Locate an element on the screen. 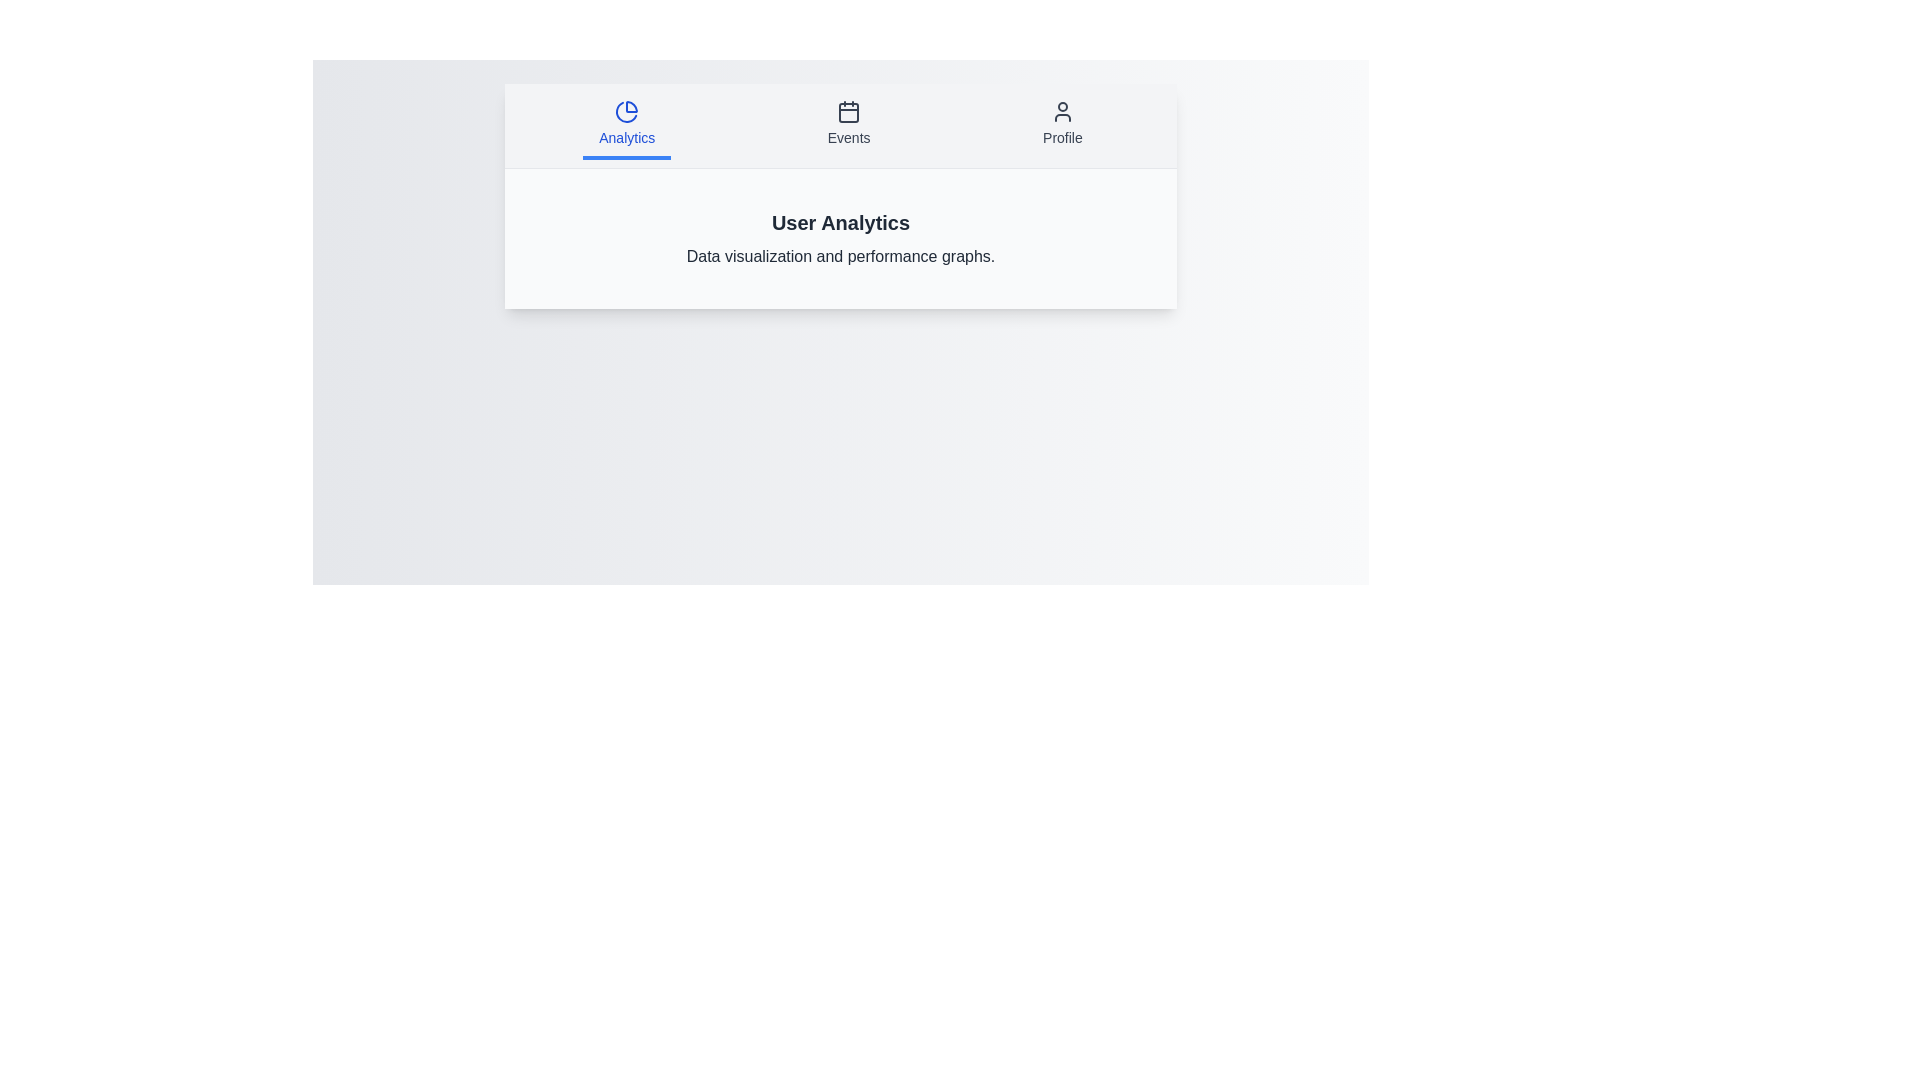  the Profile tab by clicking on its button is located at coordinates (1061, 126).